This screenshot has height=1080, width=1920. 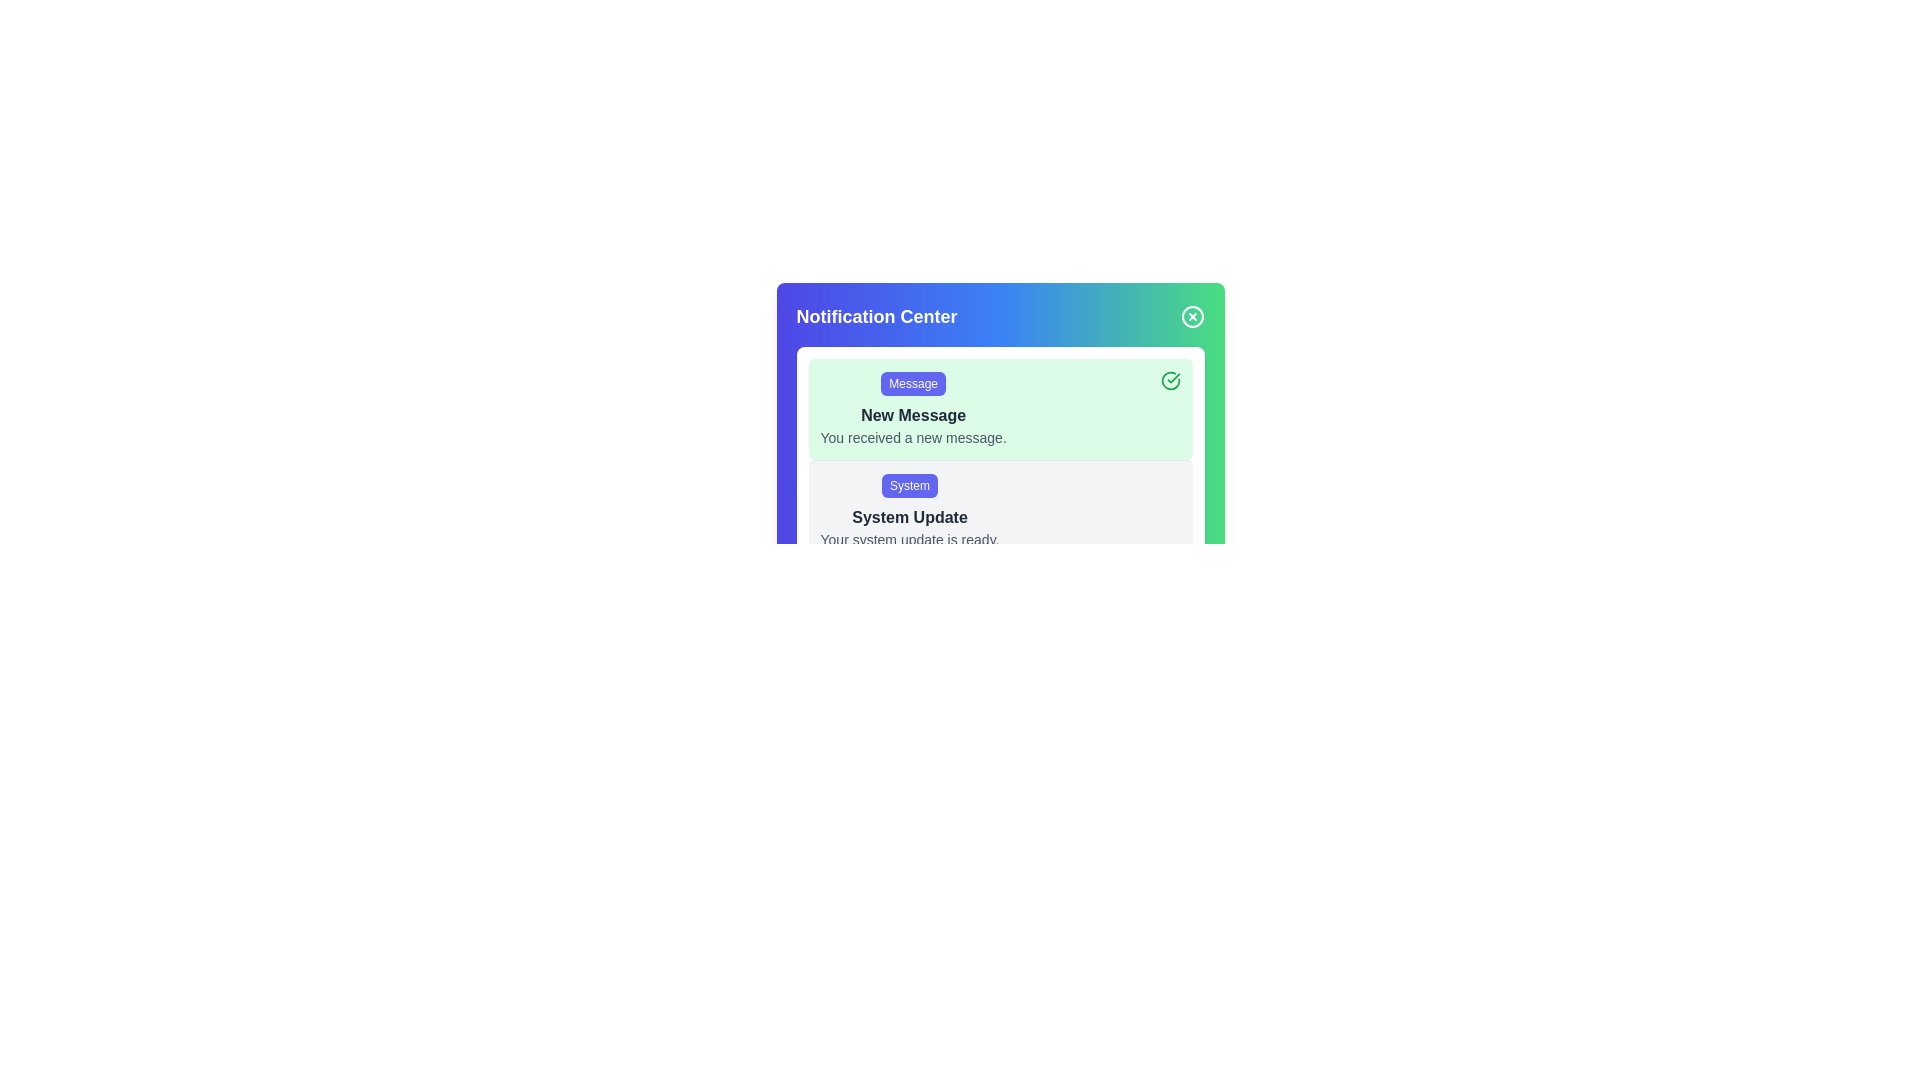 What do you see at coordinates (912, 384) in the screenshot?
I see `the blue button-like component labeled 'Message' which is located above the text 'New Message' in the notification panel` at bounding box center [912, 384].